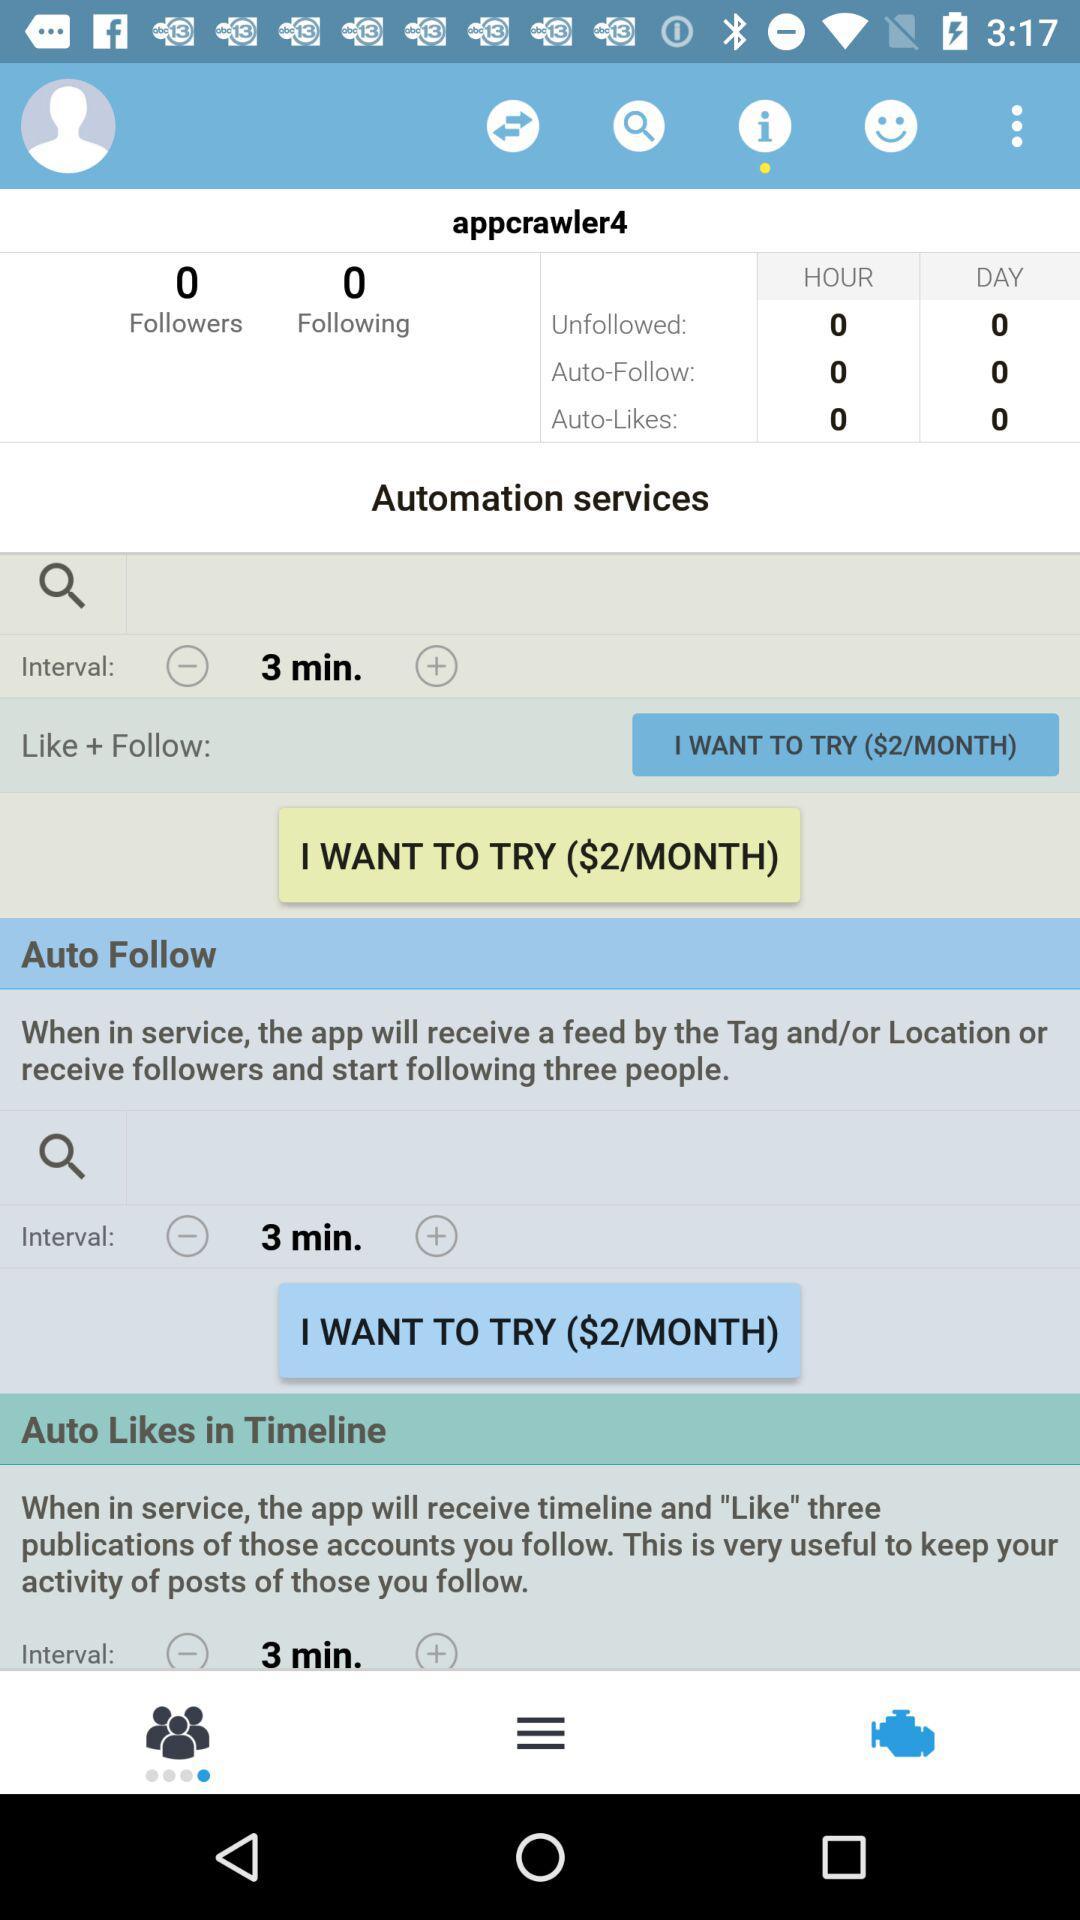  I want to click on icon below appcrawler4, so click(185, 295).